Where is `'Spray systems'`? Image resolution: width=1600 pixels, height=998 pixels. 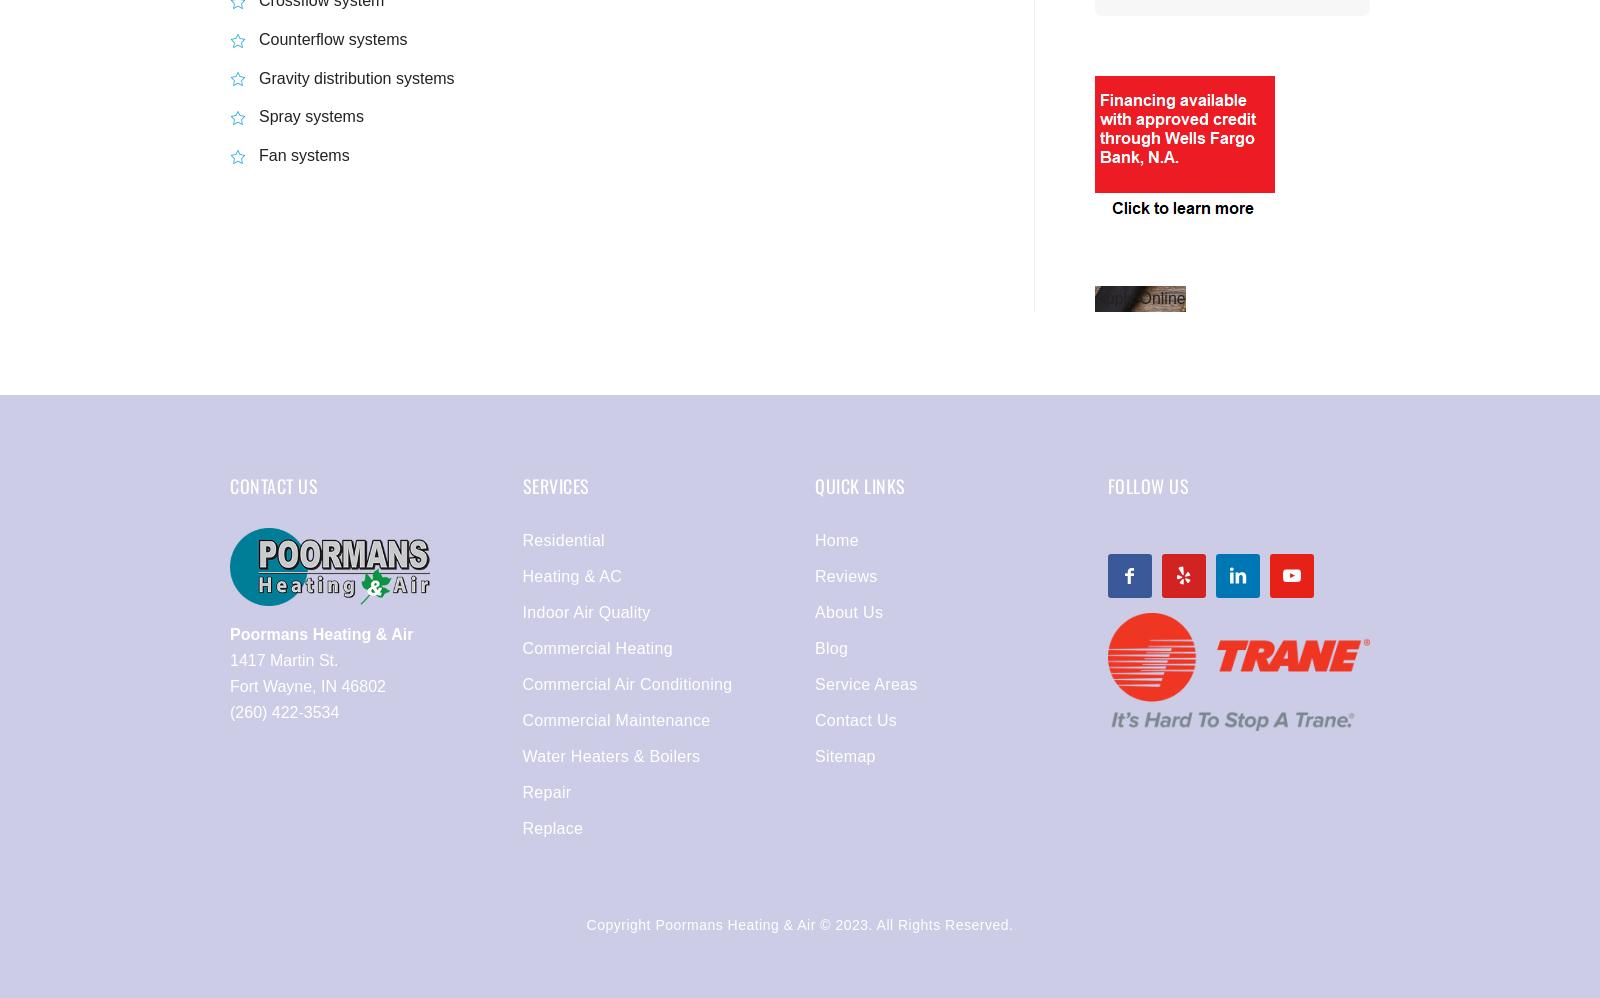 'Spray systems' is located at coordinates (311, 116).